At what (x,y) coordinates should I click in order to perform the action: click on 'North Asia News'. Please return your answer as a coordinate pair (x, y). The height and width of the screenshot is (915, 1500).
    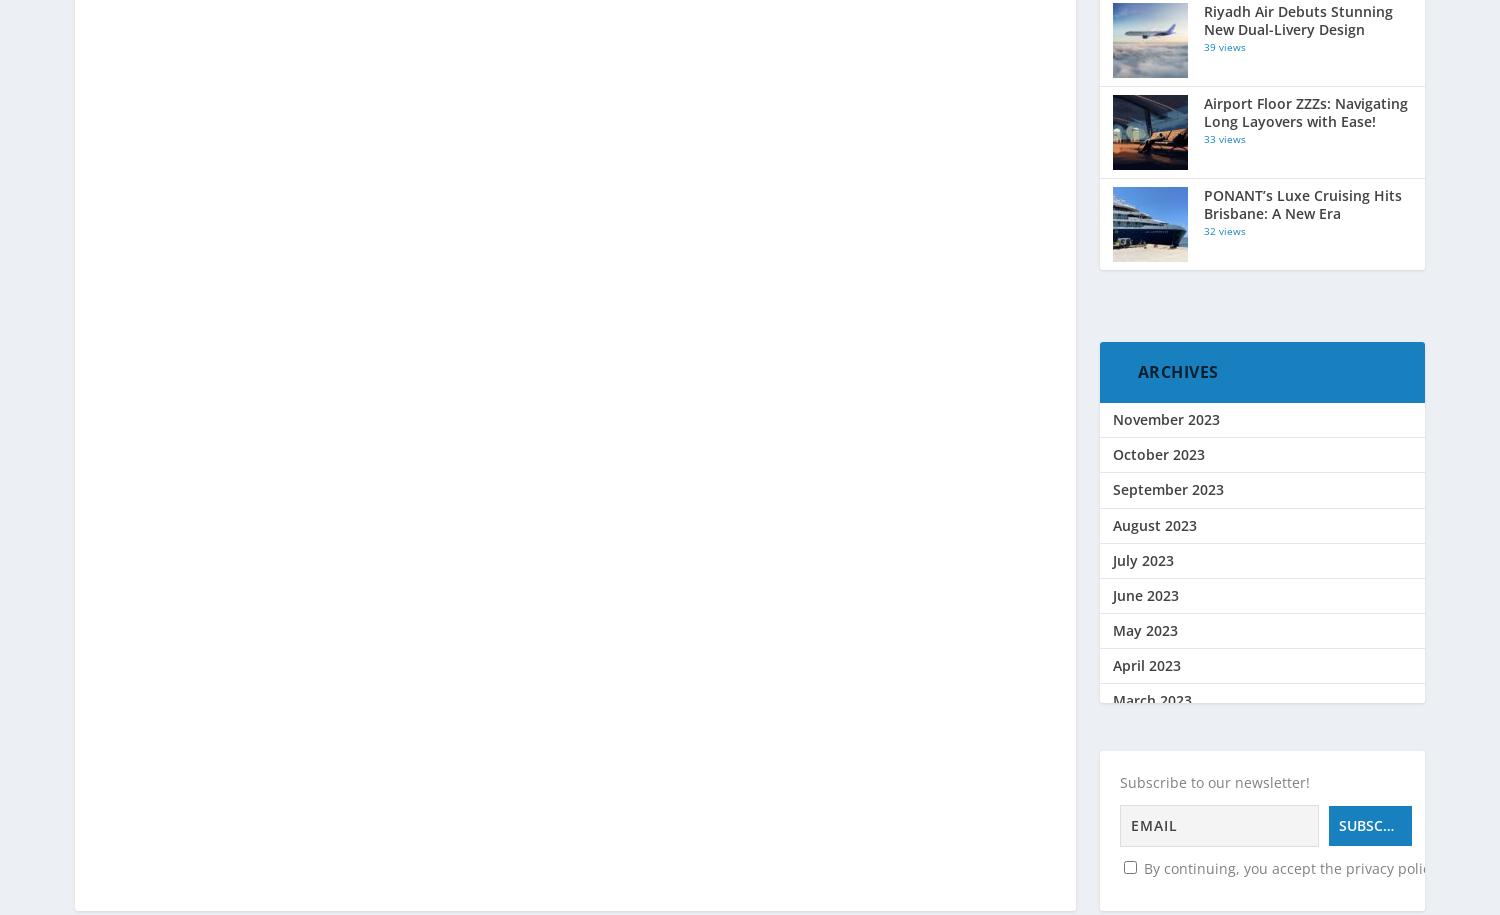
    Looking at the image, I should click on (1168, 34).